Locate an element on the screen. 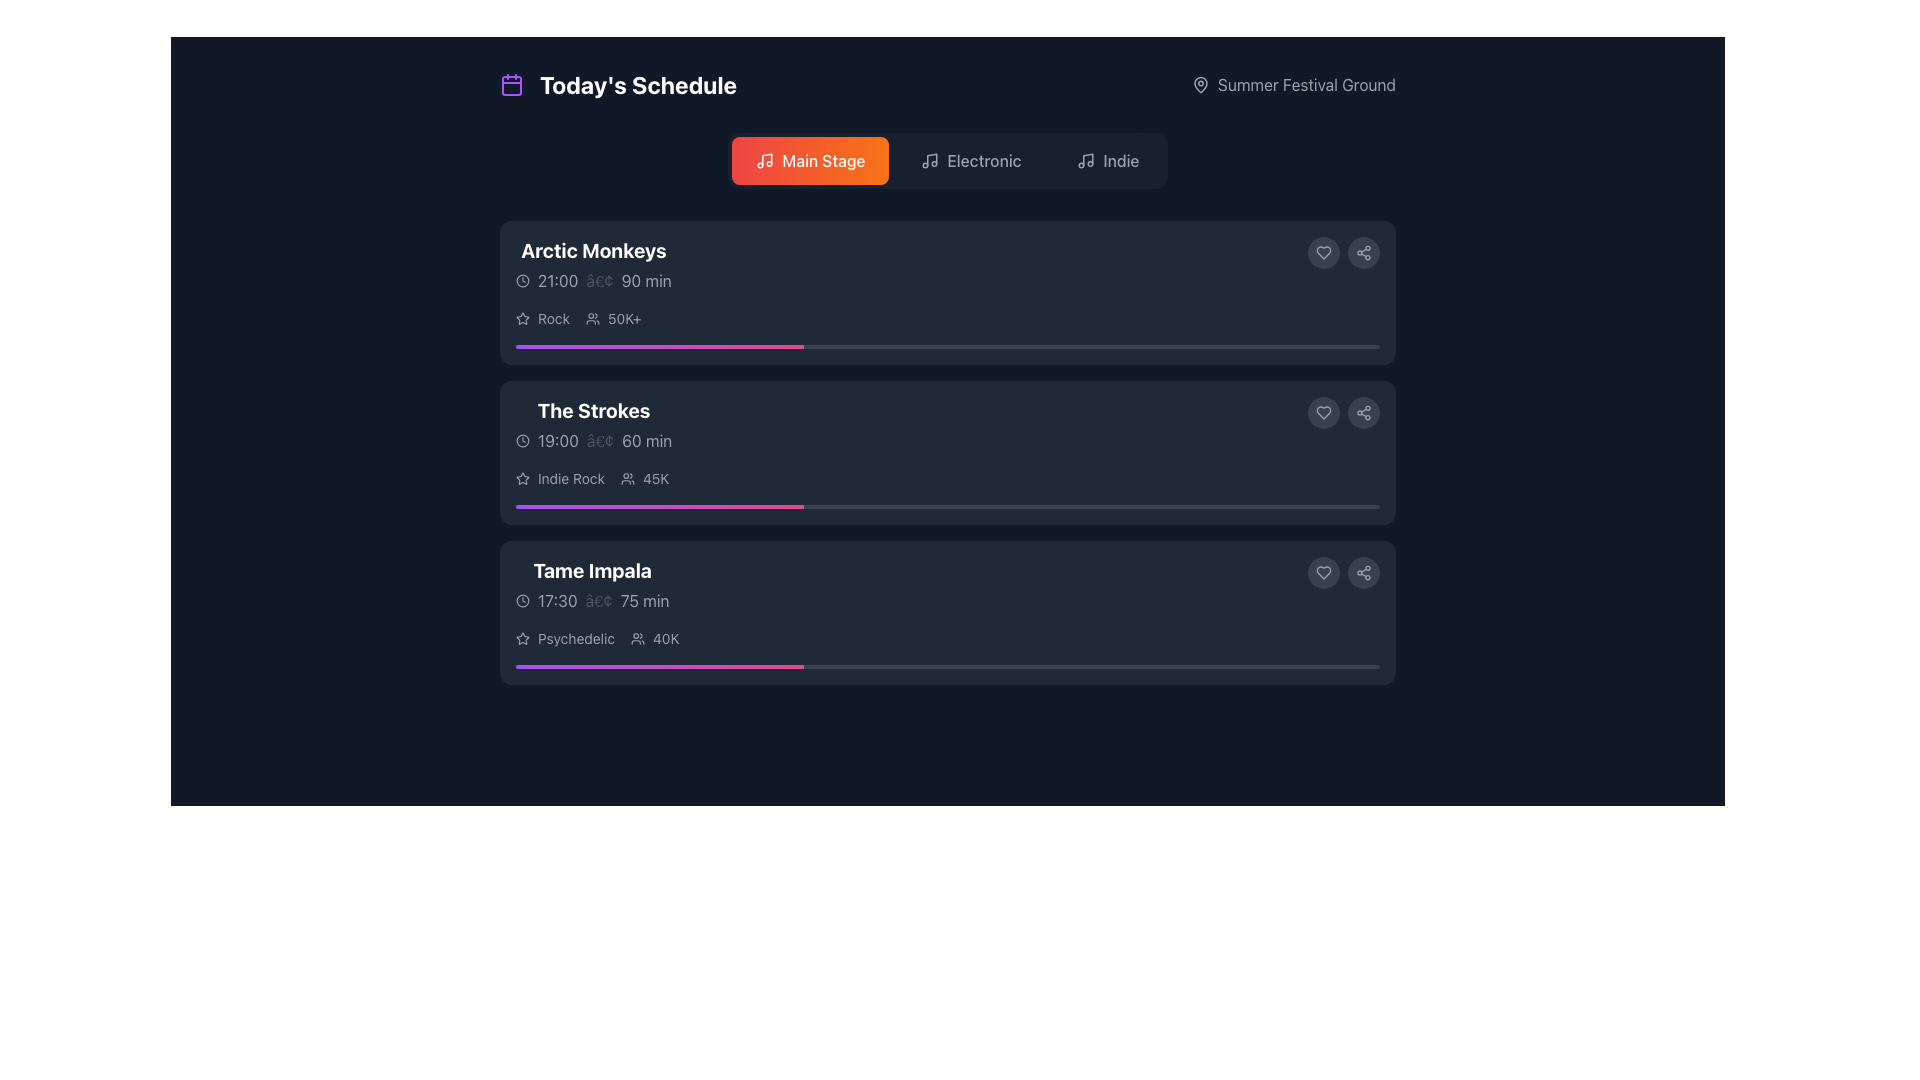 The image size is (1920, 1080). the progress indicator located in the third card under the 'Tame Impala' section, which visually represents ongoing activity or completion percentage is located at coordinates (947, 667).